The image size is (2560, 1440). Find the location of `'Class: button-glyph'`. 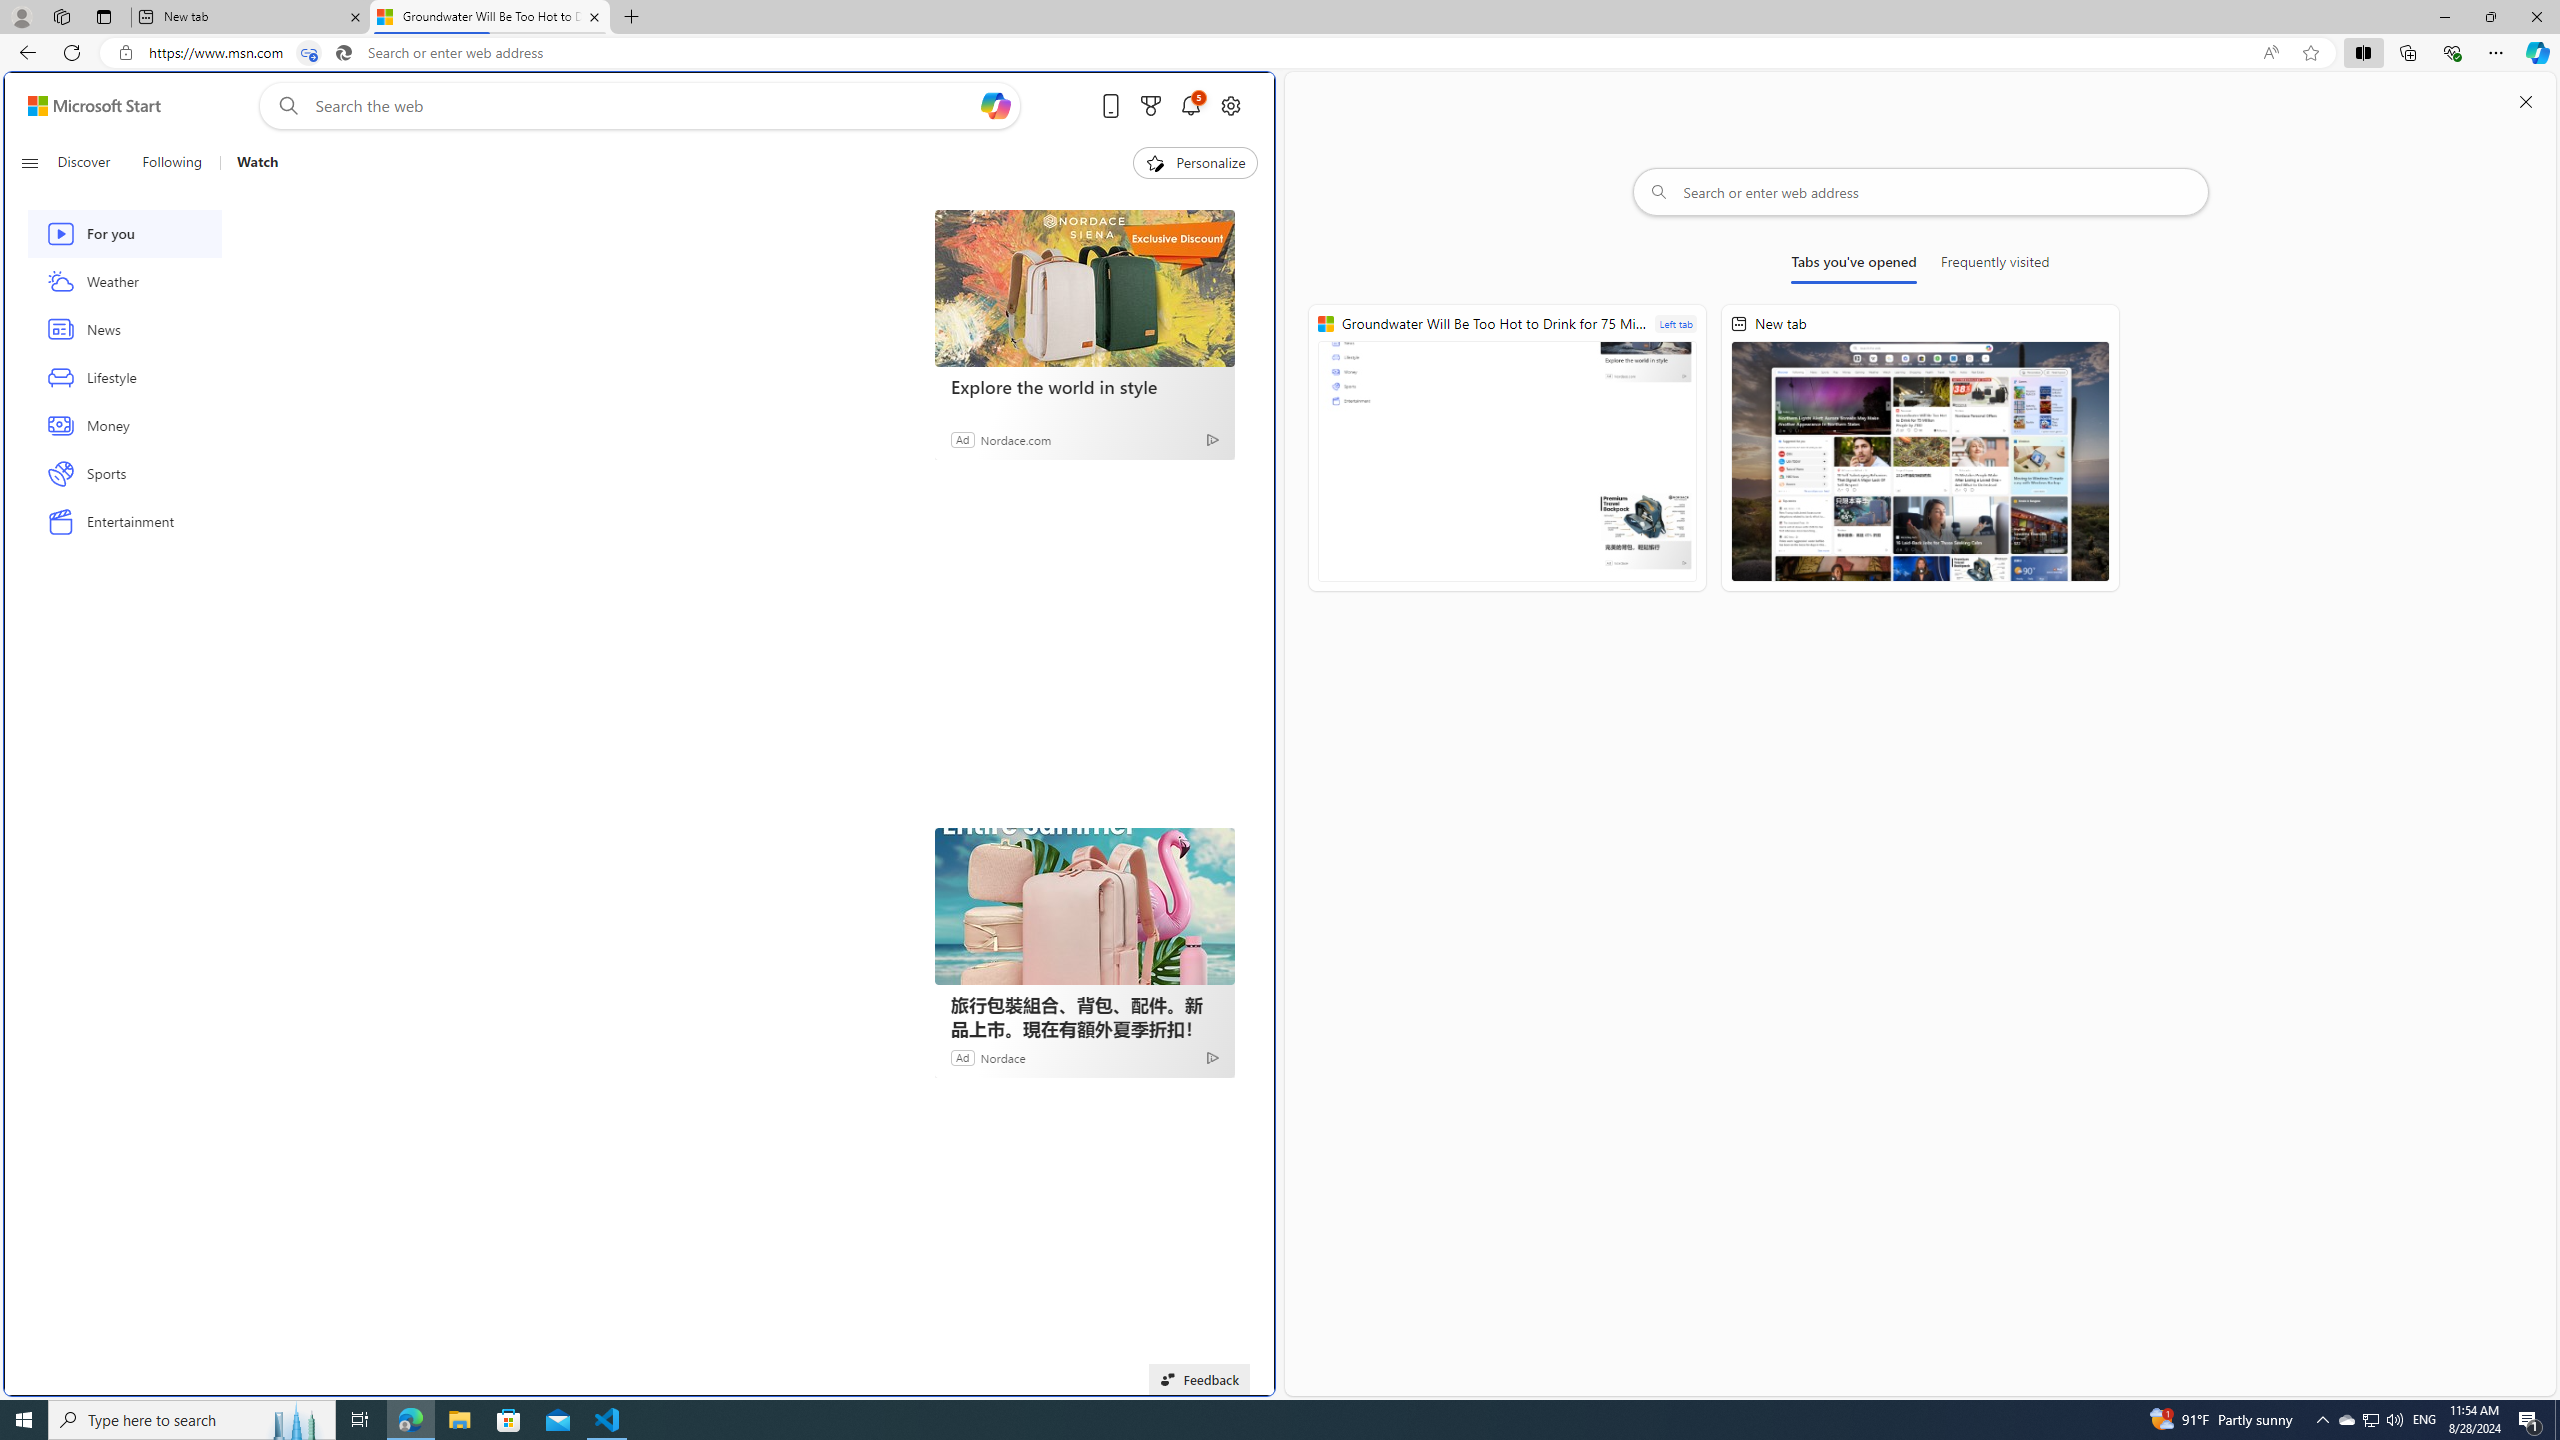

'Class: button-glyph' is located at coordinates (28, 162).